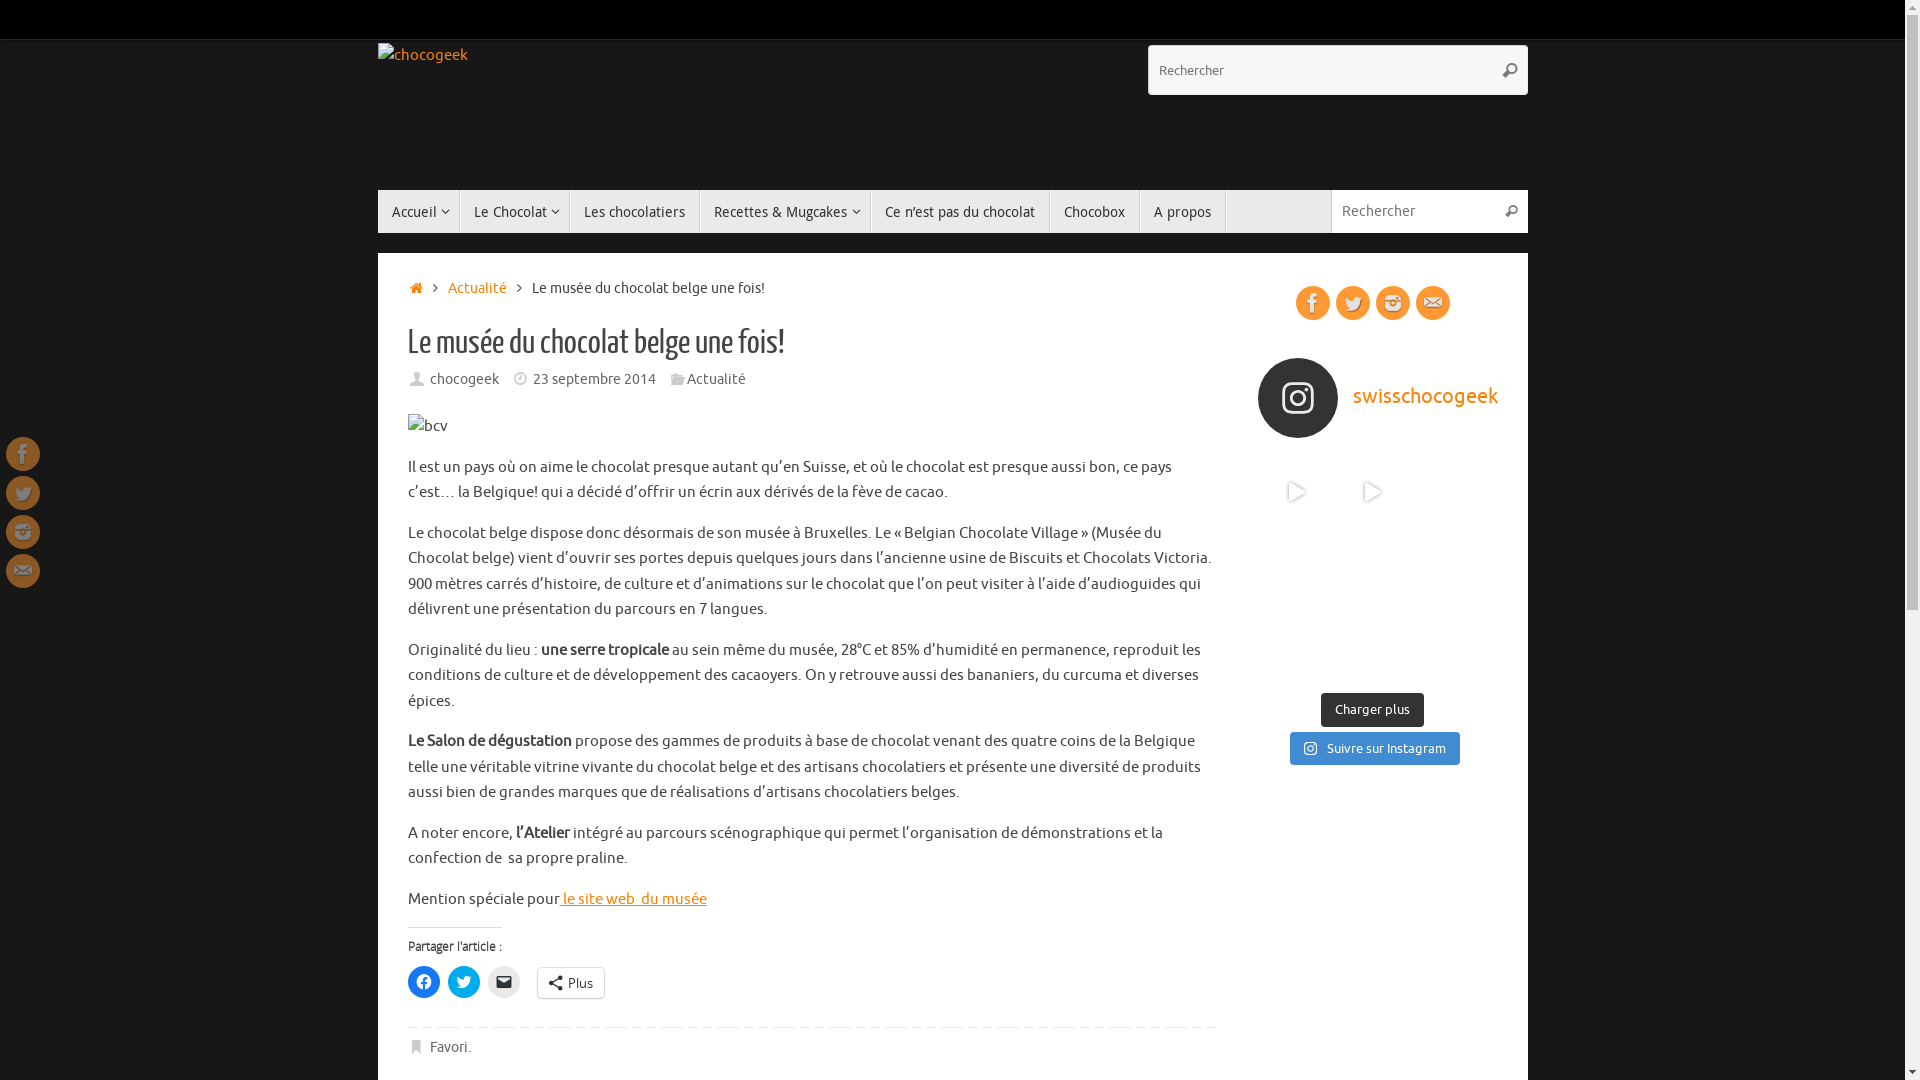  I want to click on 'Le Chocolat', so click(514, 211).